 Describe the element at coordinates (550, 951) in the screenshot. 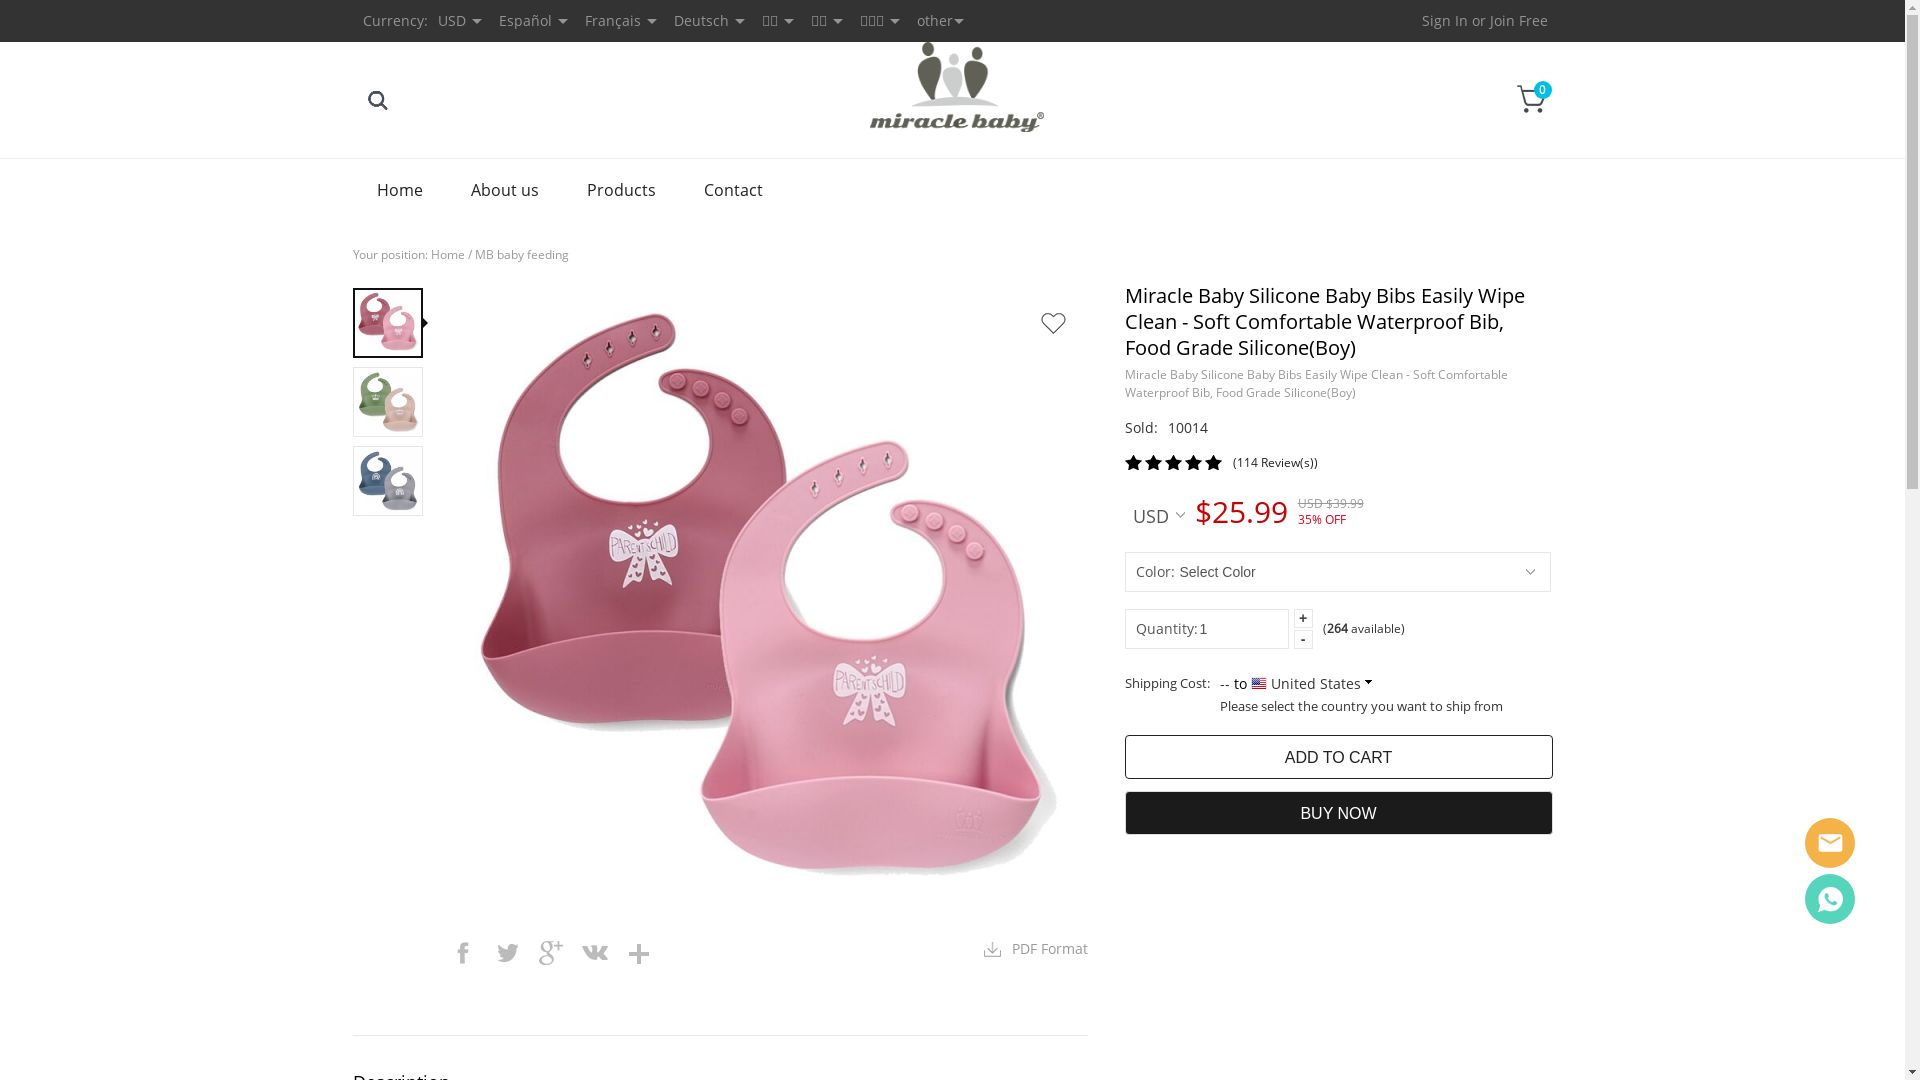

I see `'googleplus'` at that location.